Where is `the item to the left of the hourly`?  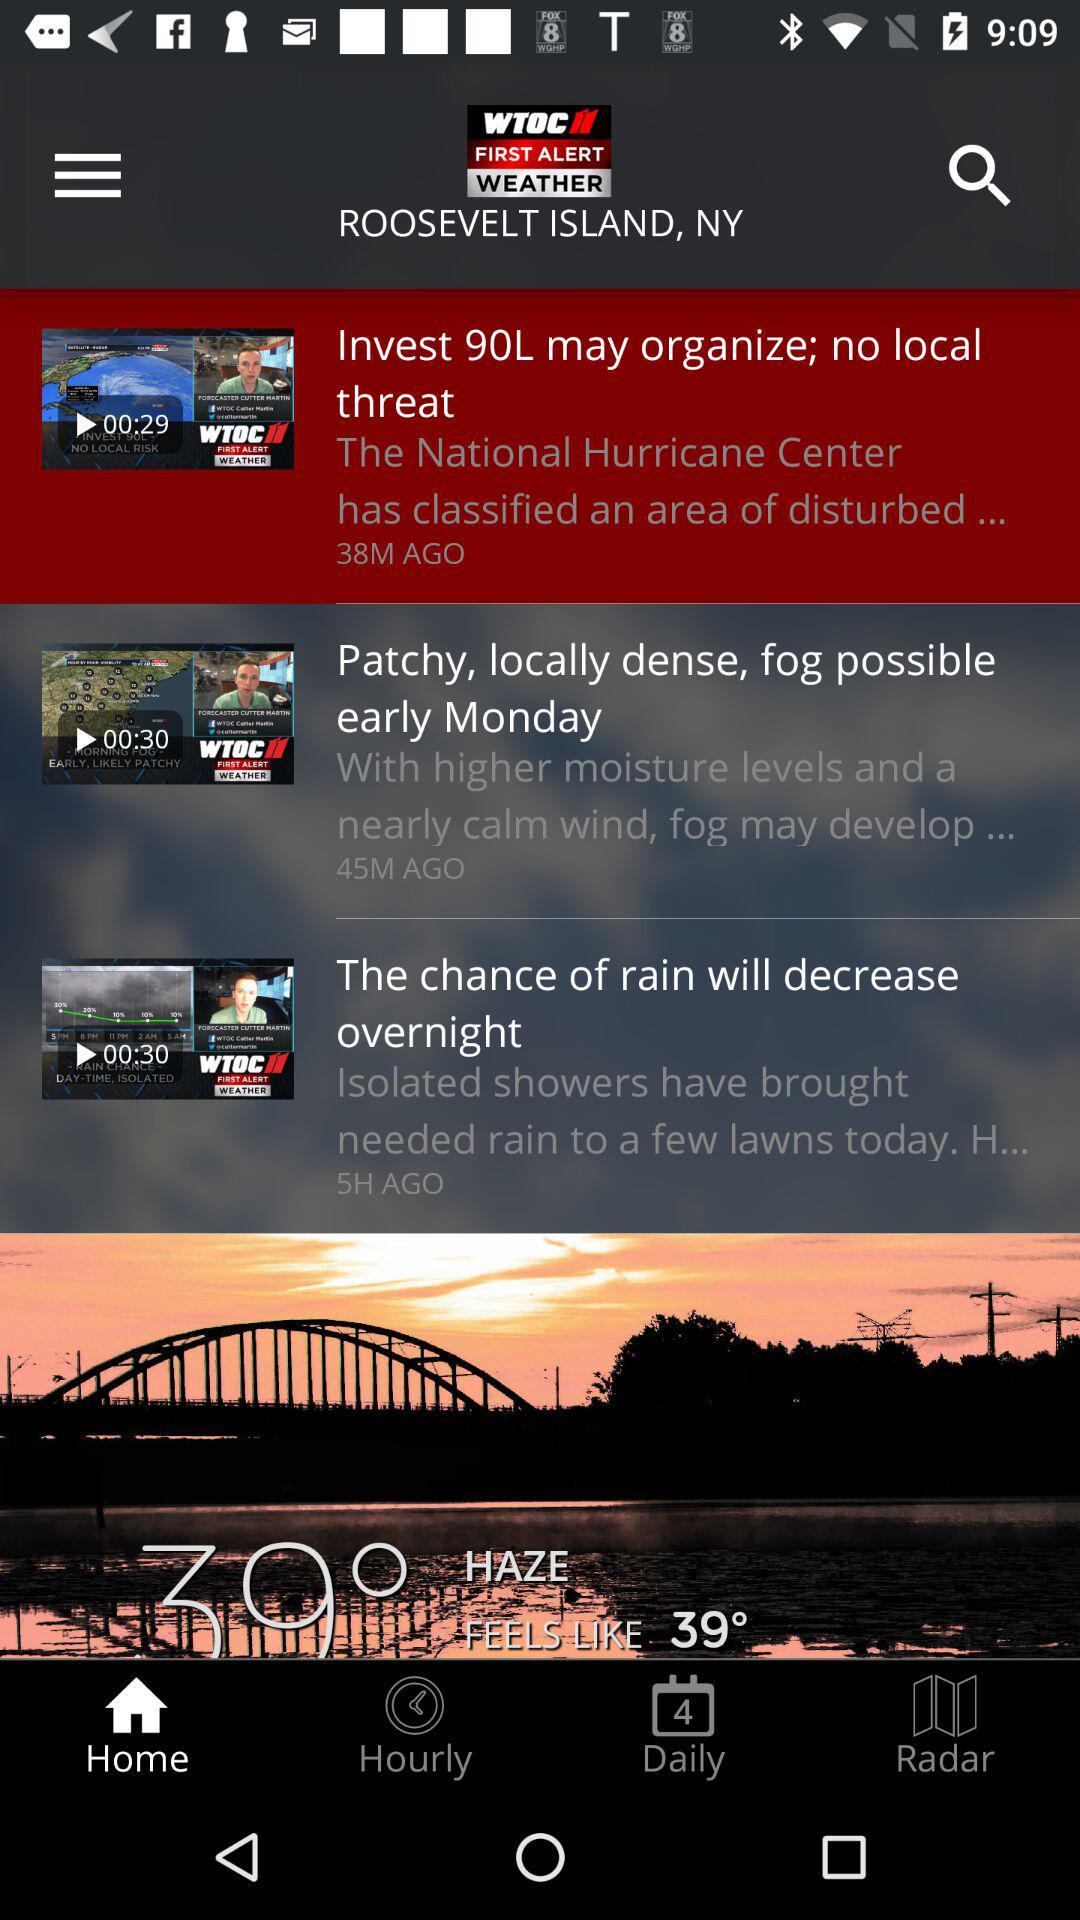 the item to the left of the hourly is located at coordinates (135, 1726).